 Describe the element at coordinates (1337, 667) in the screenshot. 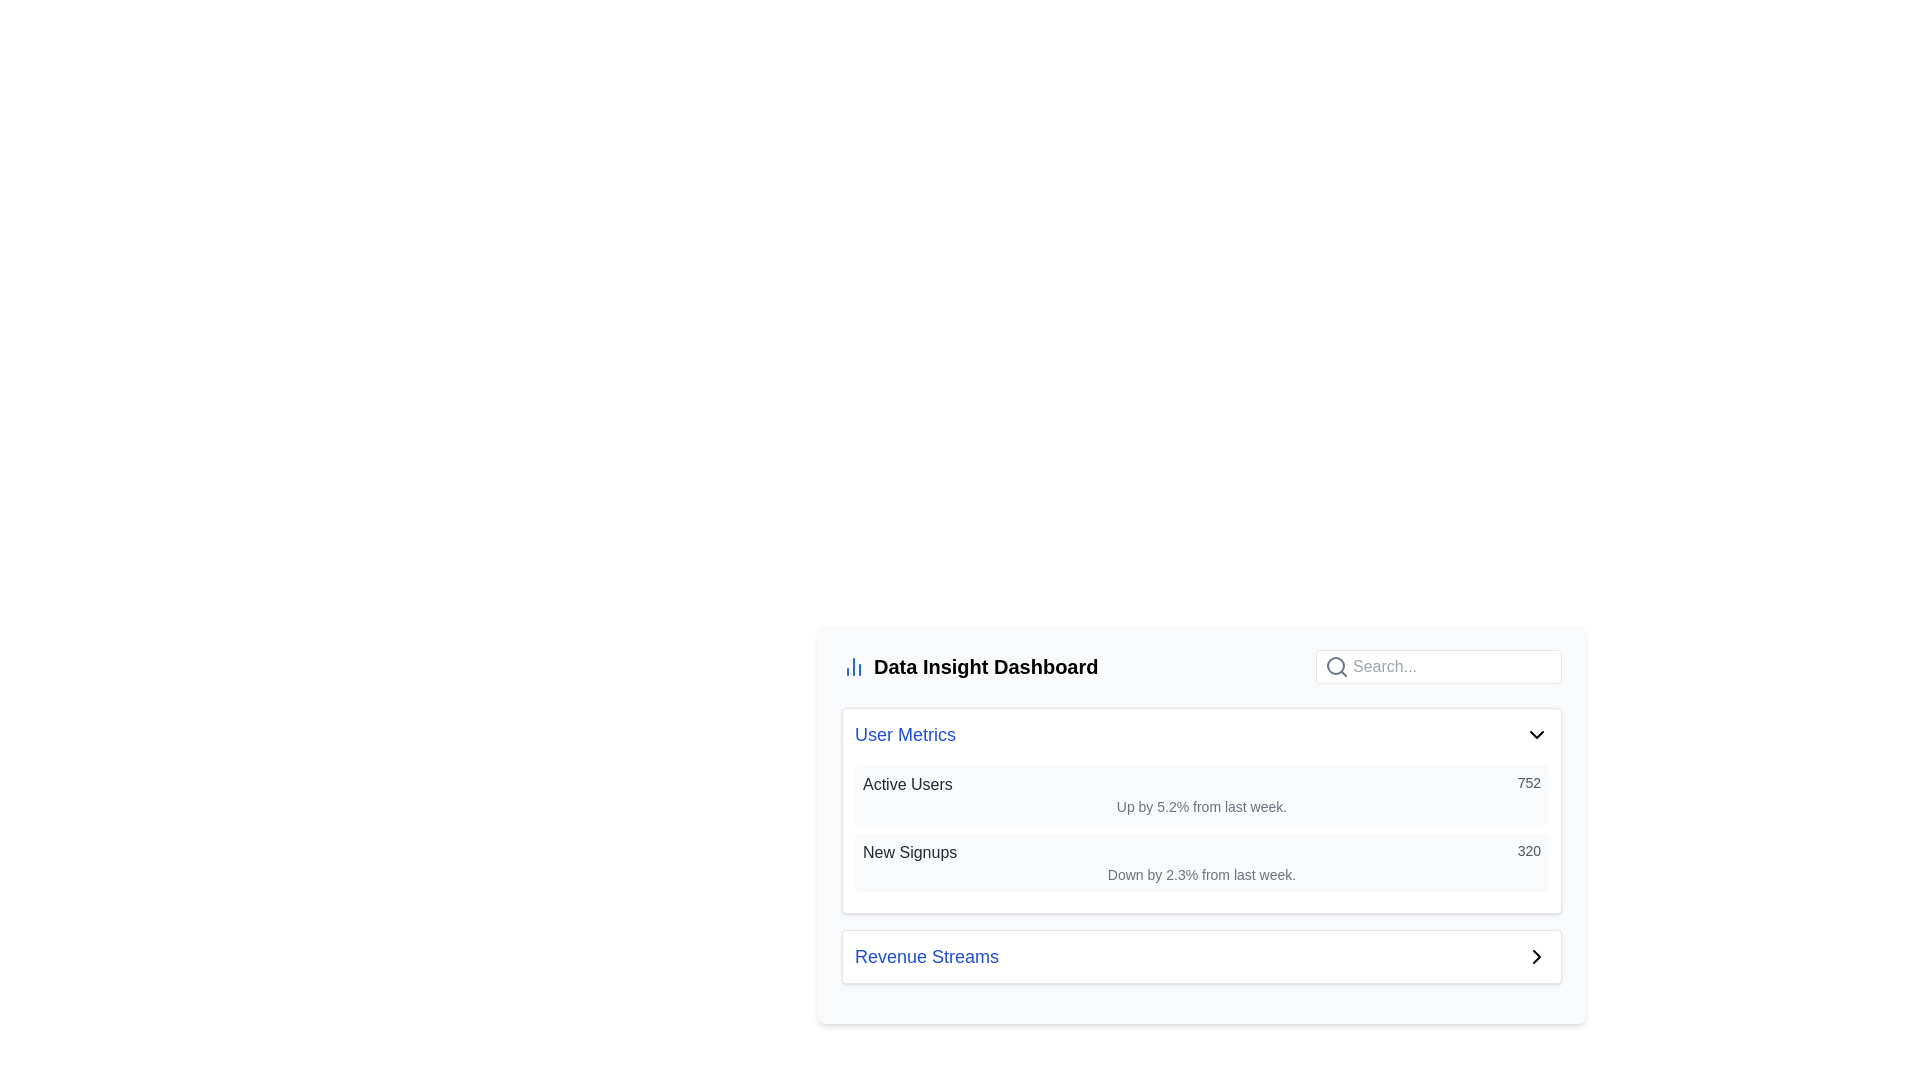

I see `the greyish magnifying glass icon located in the top-right corner of the dashboard's search bar` at that location.